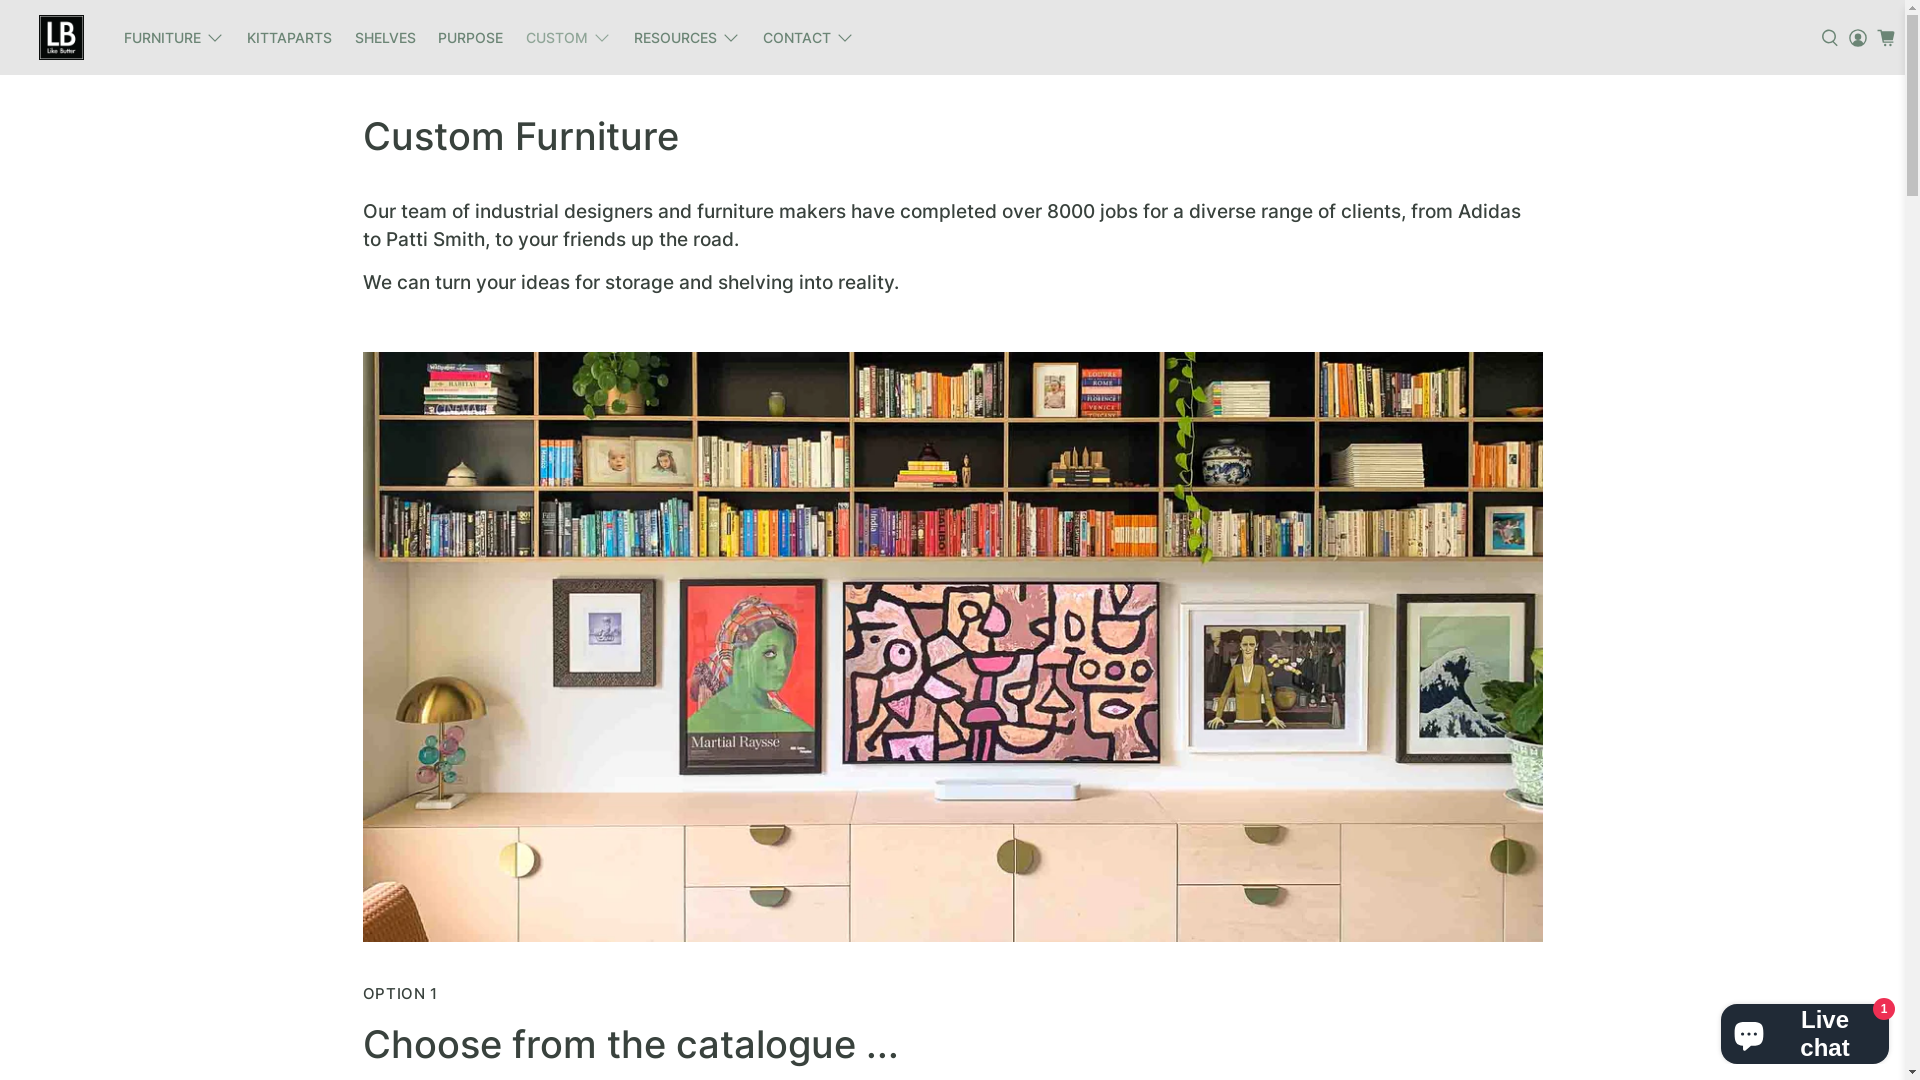 The image size is (1920, 1080). What do you see at coordinates (513, 37) in the screenshot?
I see `'CUSTOM'` at bounding box center [513, 37].